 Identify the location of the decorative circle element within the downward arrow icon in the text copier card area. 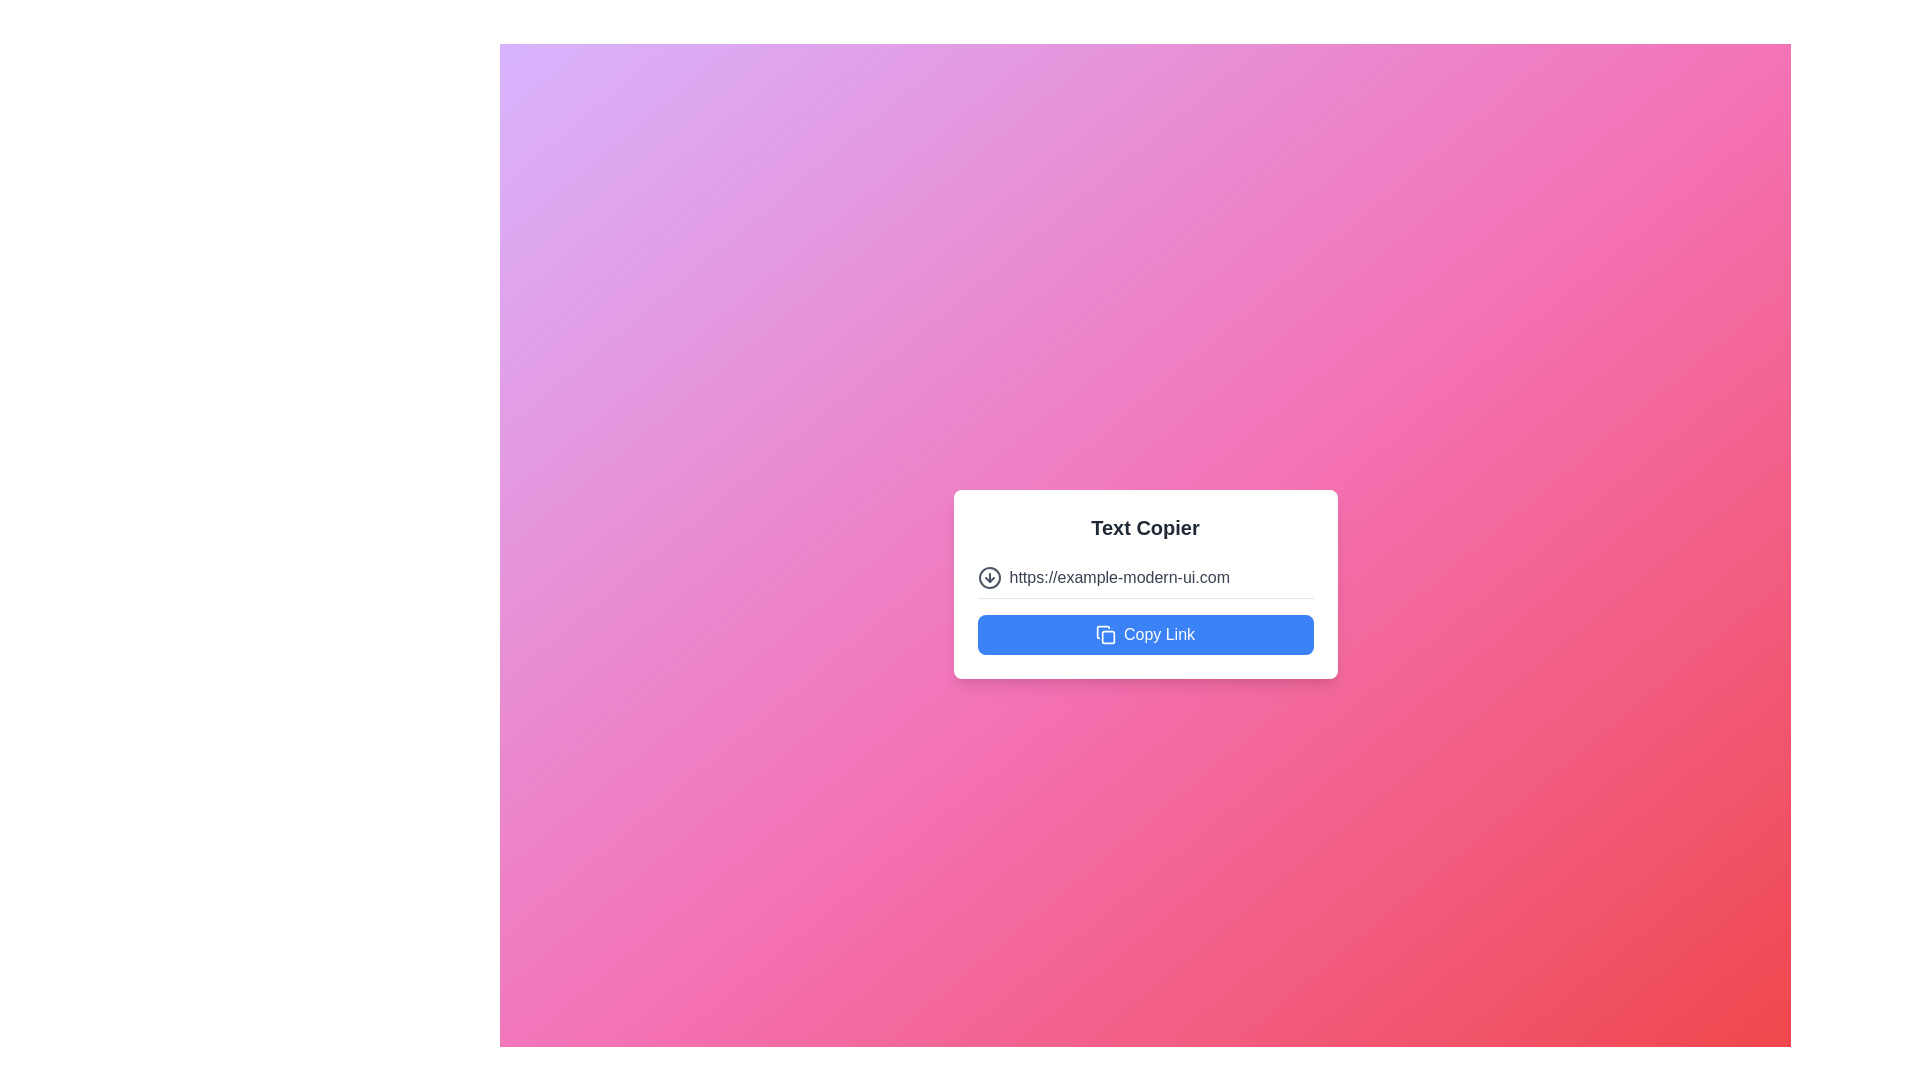
(989, 577).